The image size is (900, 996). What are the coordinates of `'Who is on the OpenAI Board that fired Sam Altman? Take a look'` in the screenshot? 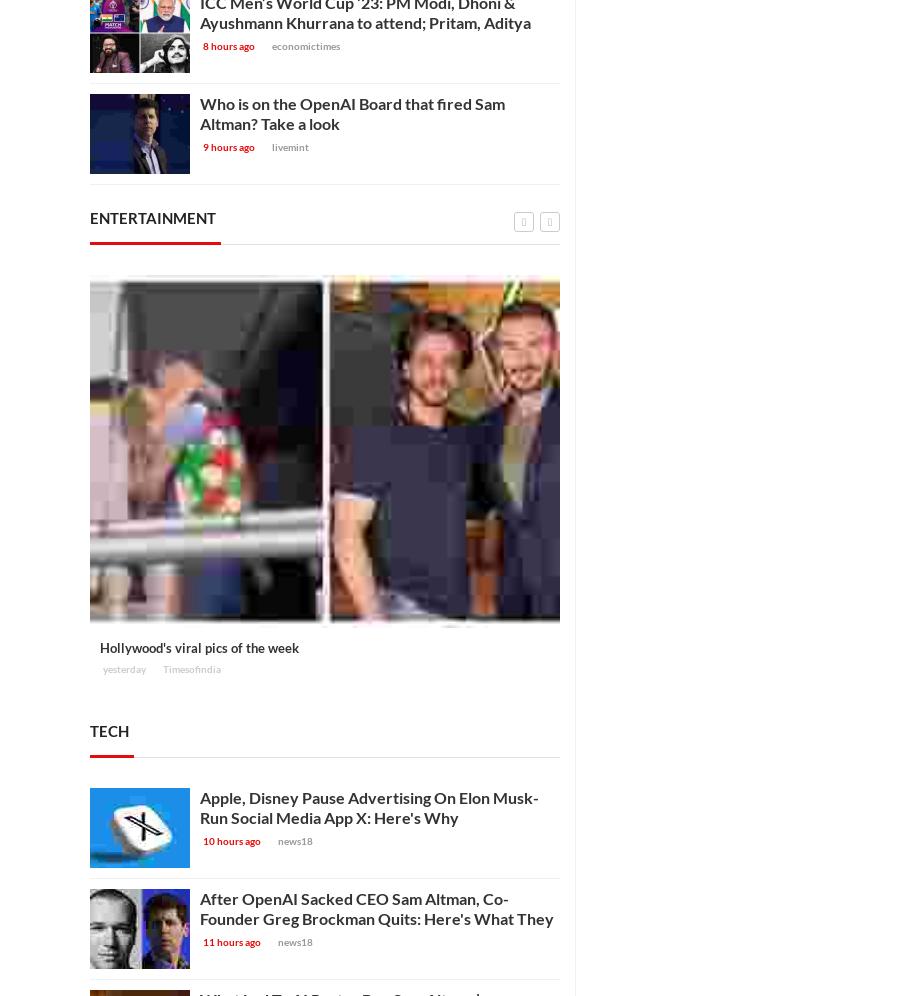 It's located at (352, 112).